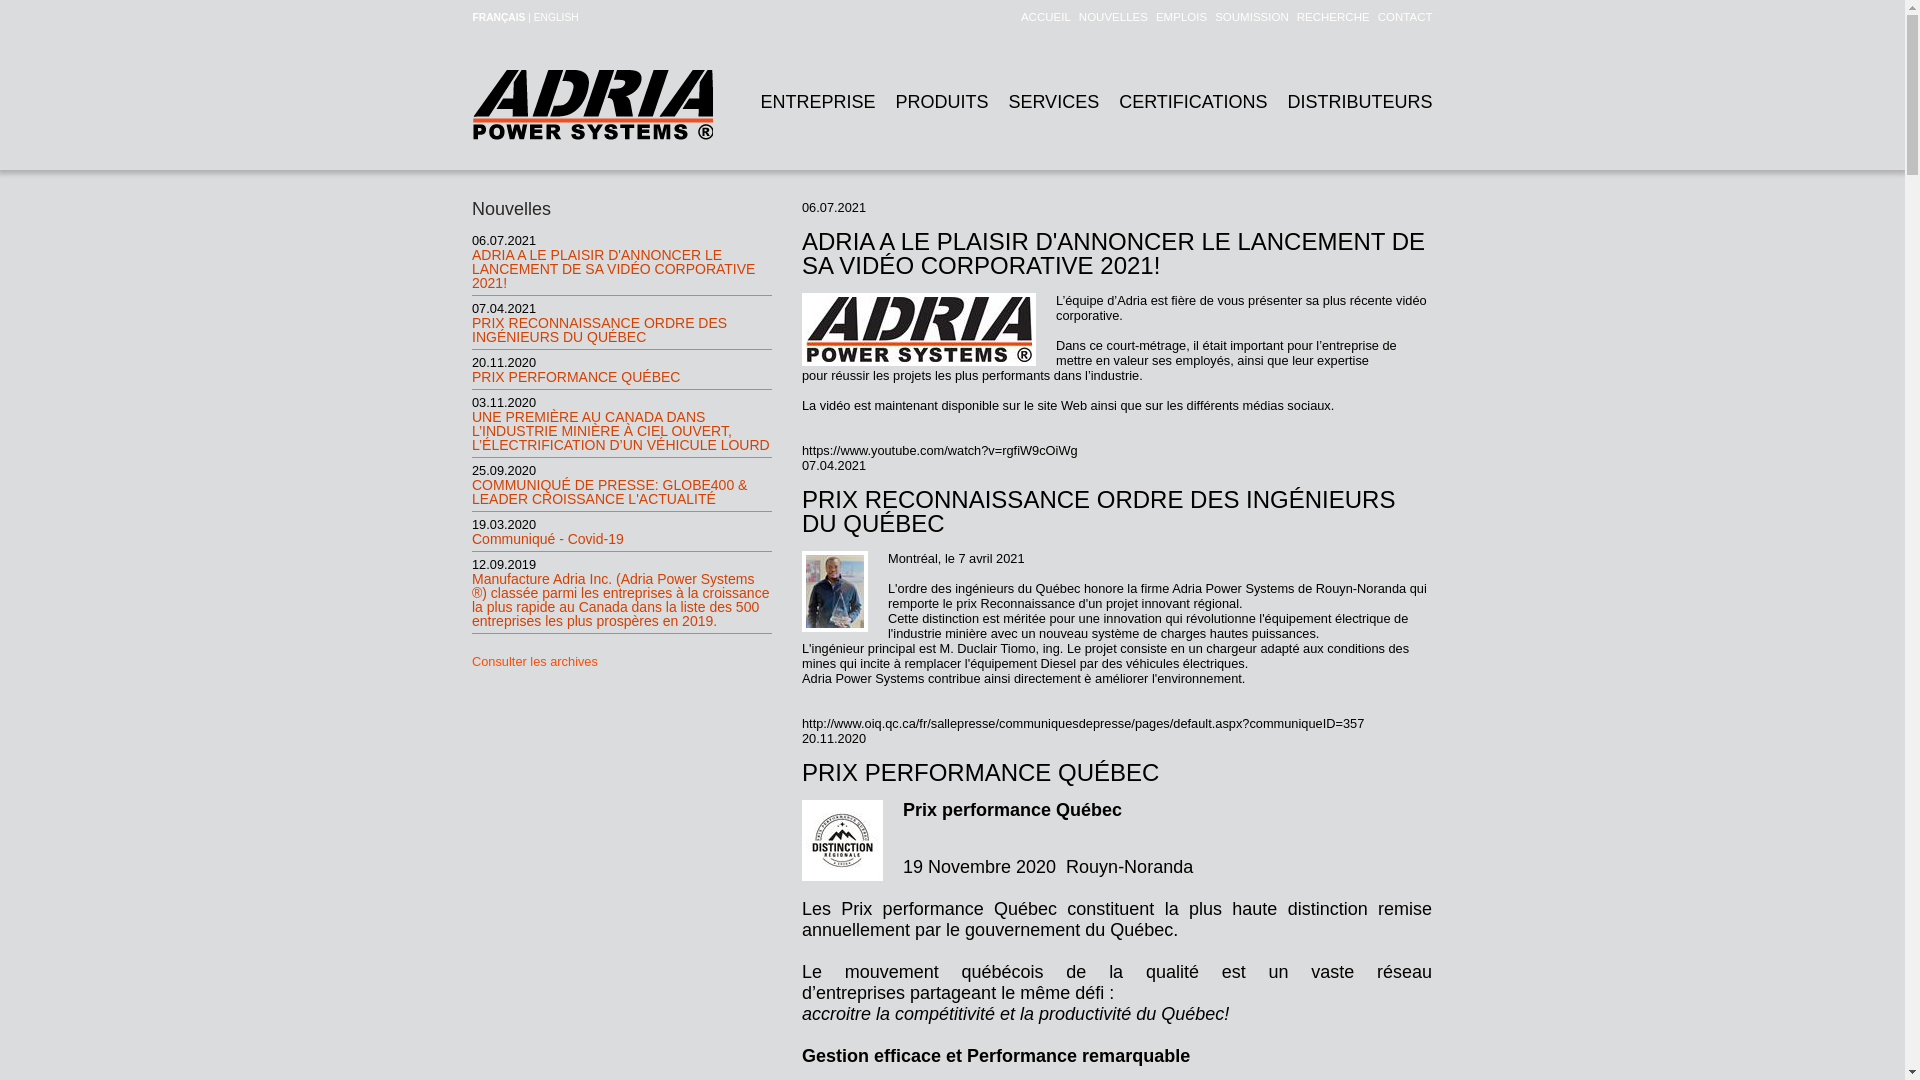  What do you see at coordinates (940, 101) in the screenshot?
I see `'PRODUITS'` at bounding box center [940, 101].